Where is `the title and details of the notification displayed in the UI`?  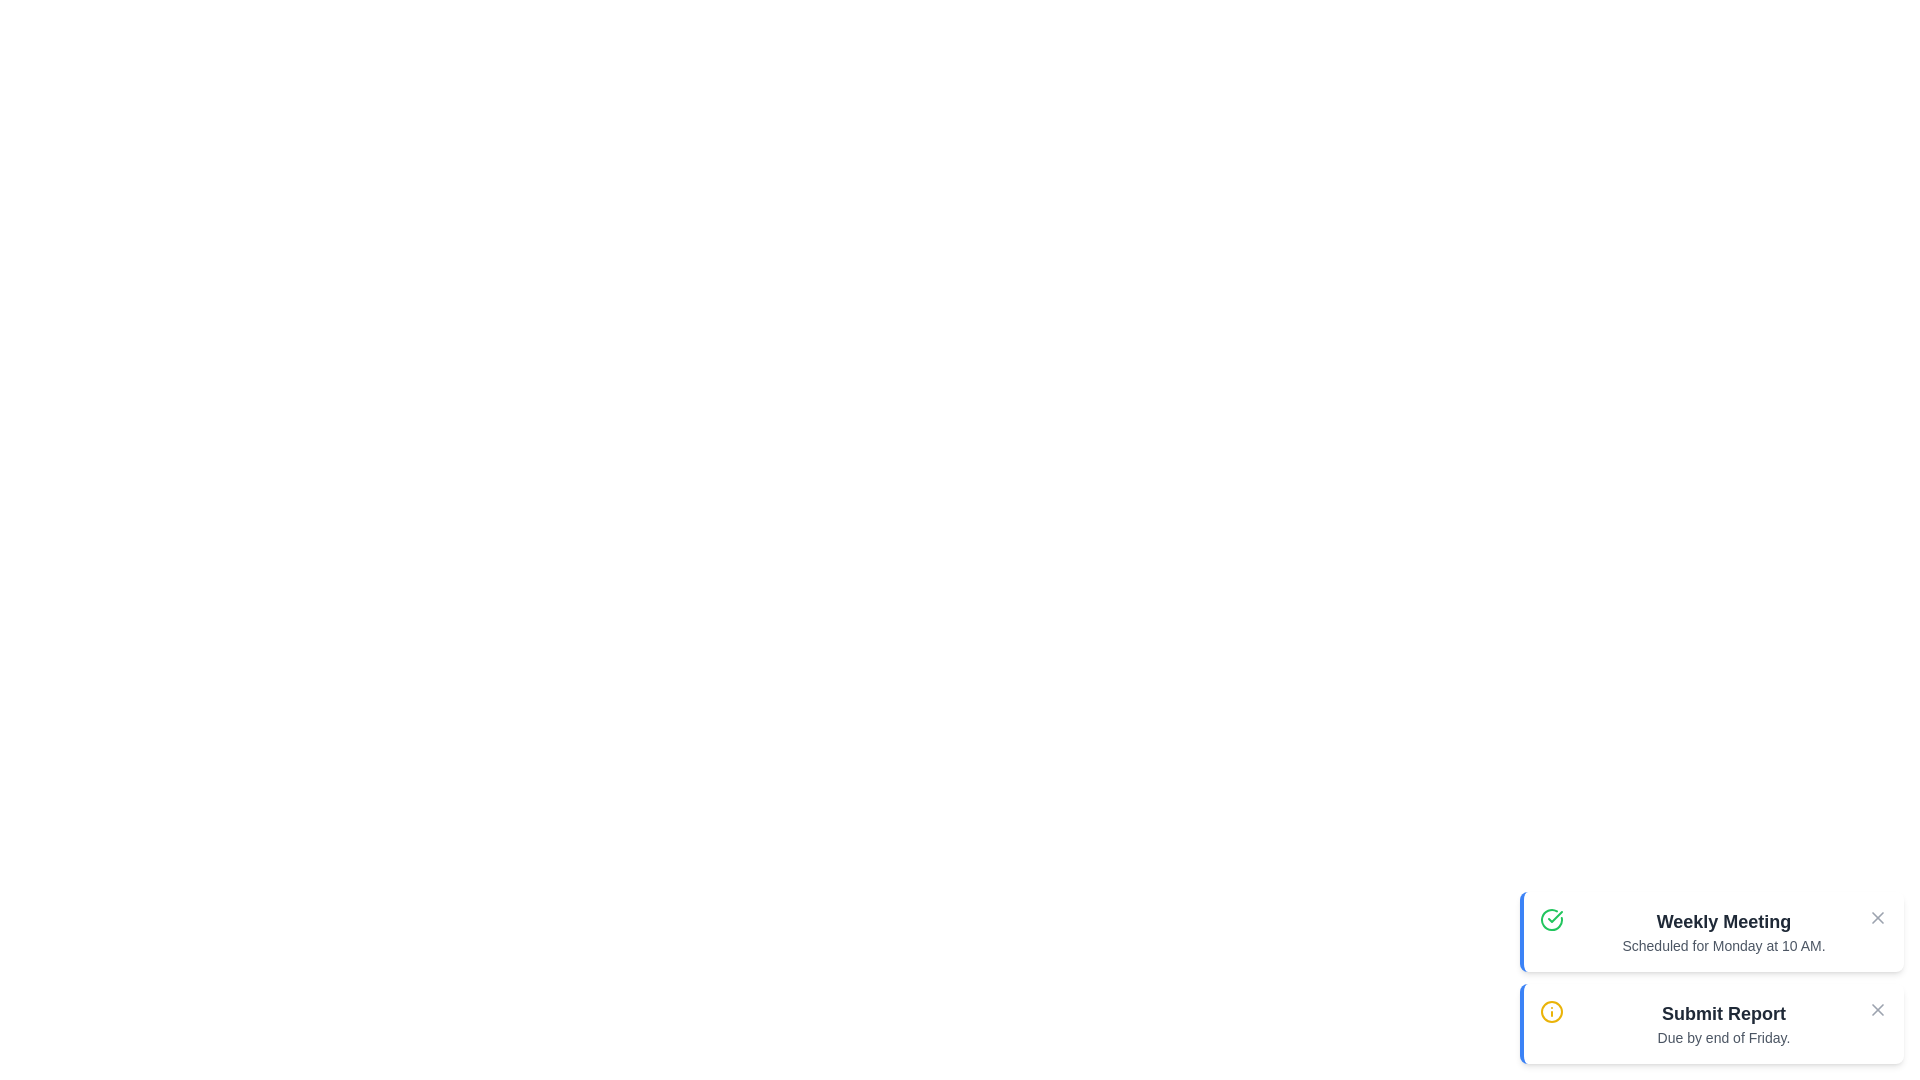 the title and details of the notification displayed in the UI is located at coordinates (1722, 921).